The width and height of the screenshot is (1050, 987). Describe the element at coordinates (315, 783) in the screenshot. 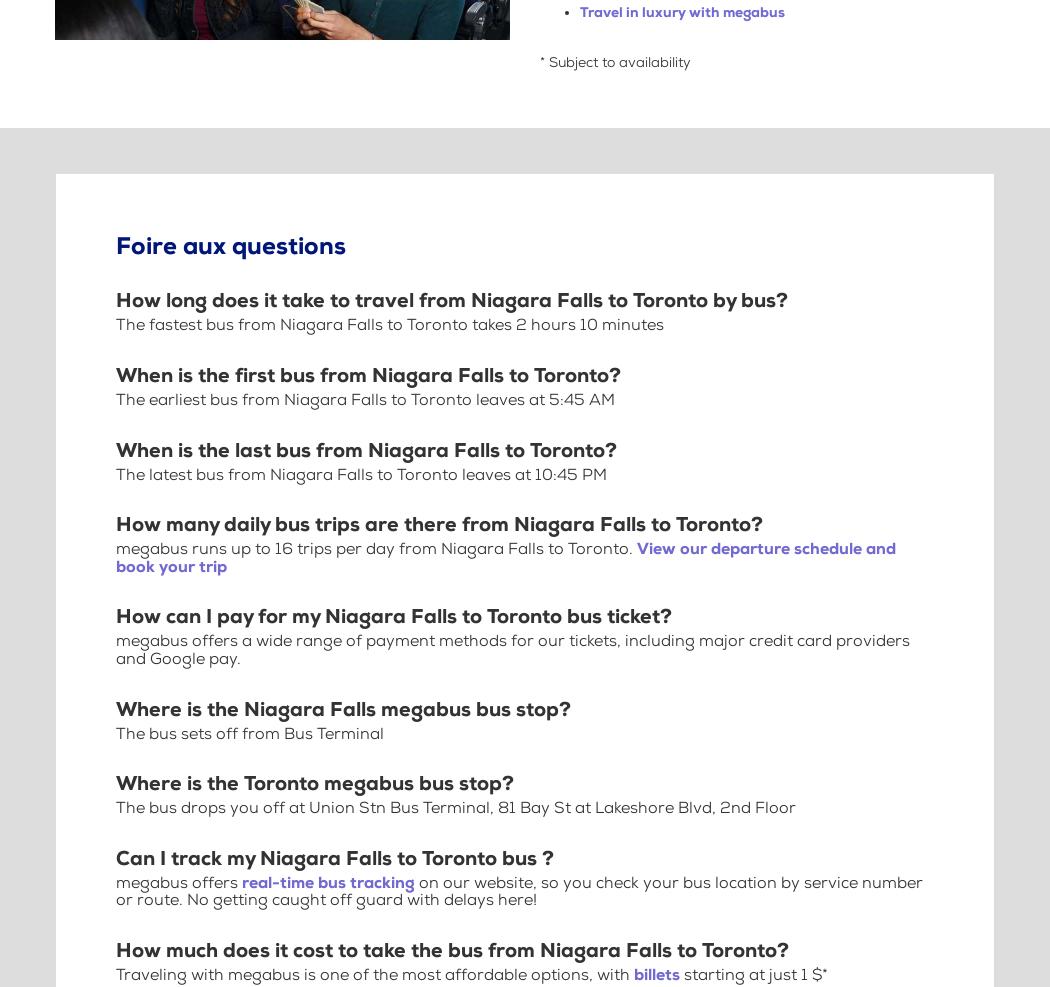

I see `'Where is the Toronto megabus bus stop?'` at that location.